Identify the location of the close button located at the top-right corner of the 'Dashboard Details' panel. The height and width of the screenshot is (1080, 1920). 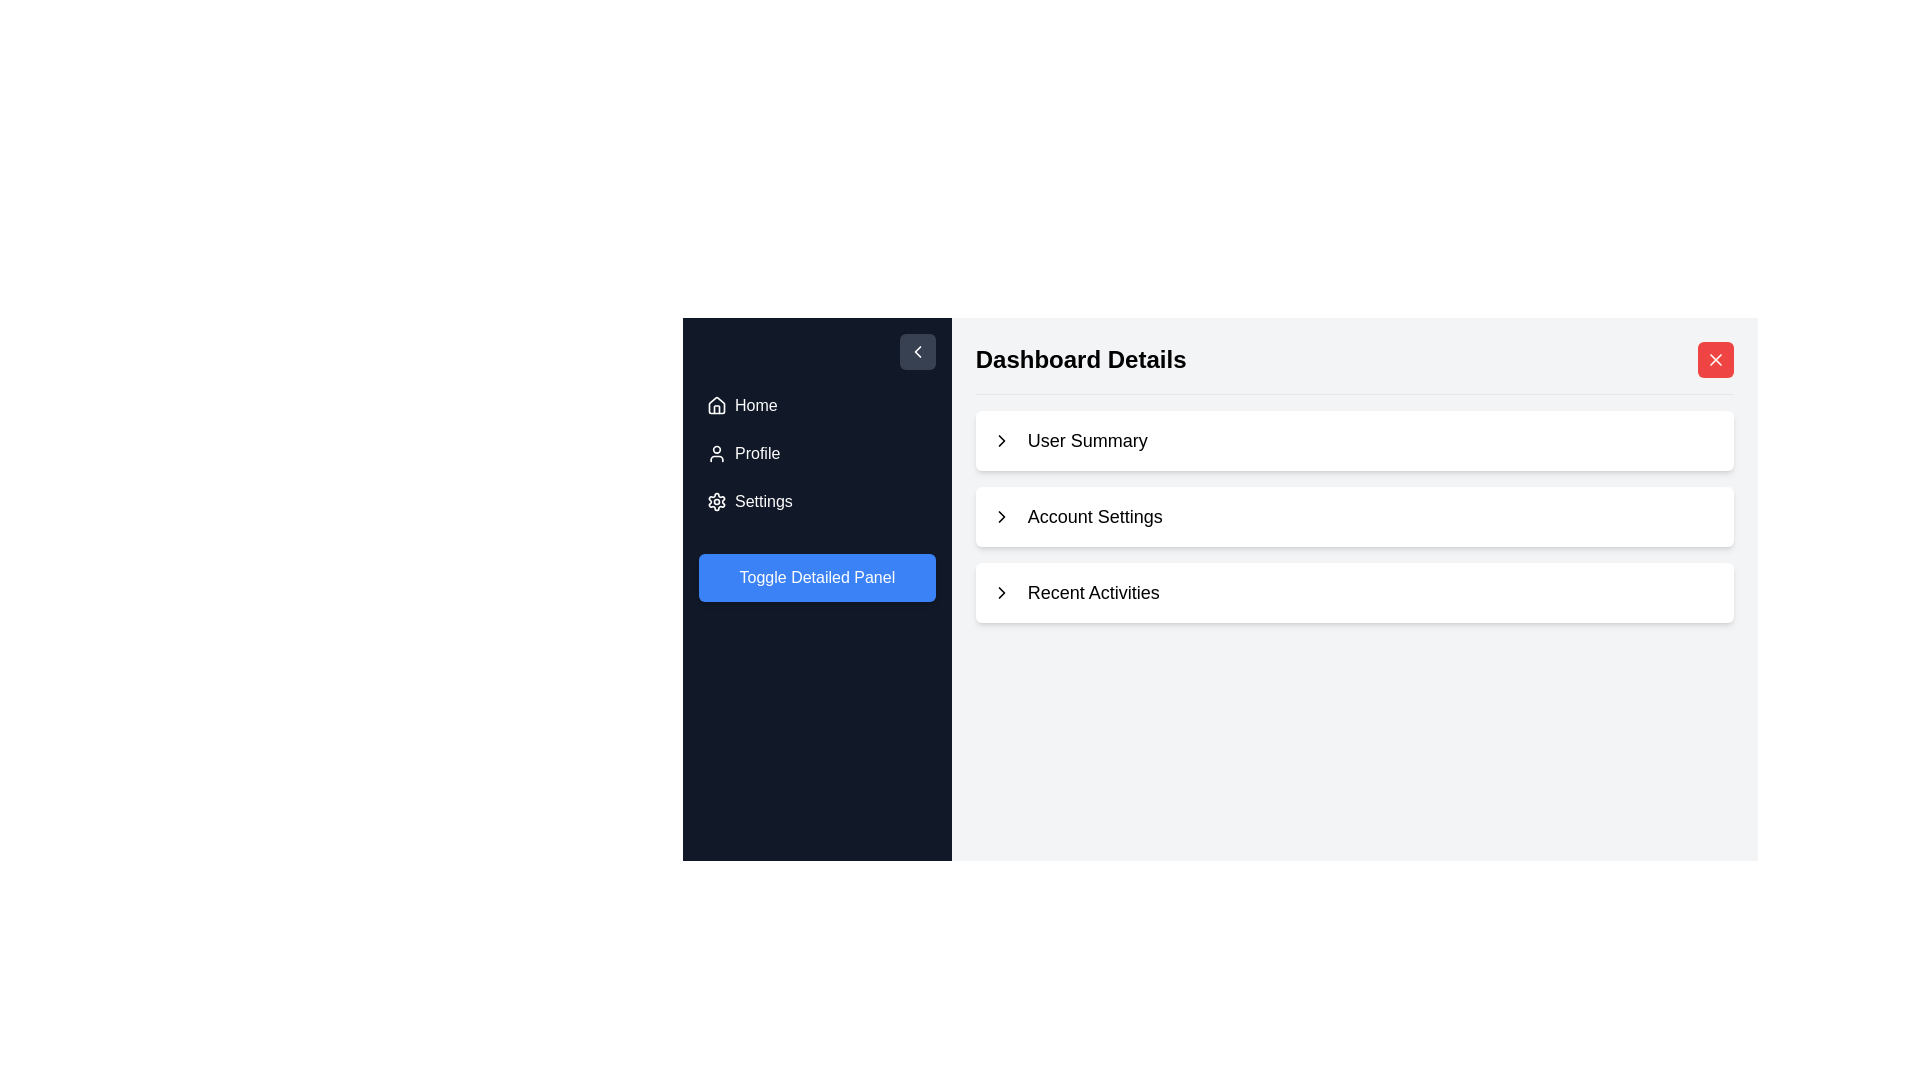
(1715, 358).